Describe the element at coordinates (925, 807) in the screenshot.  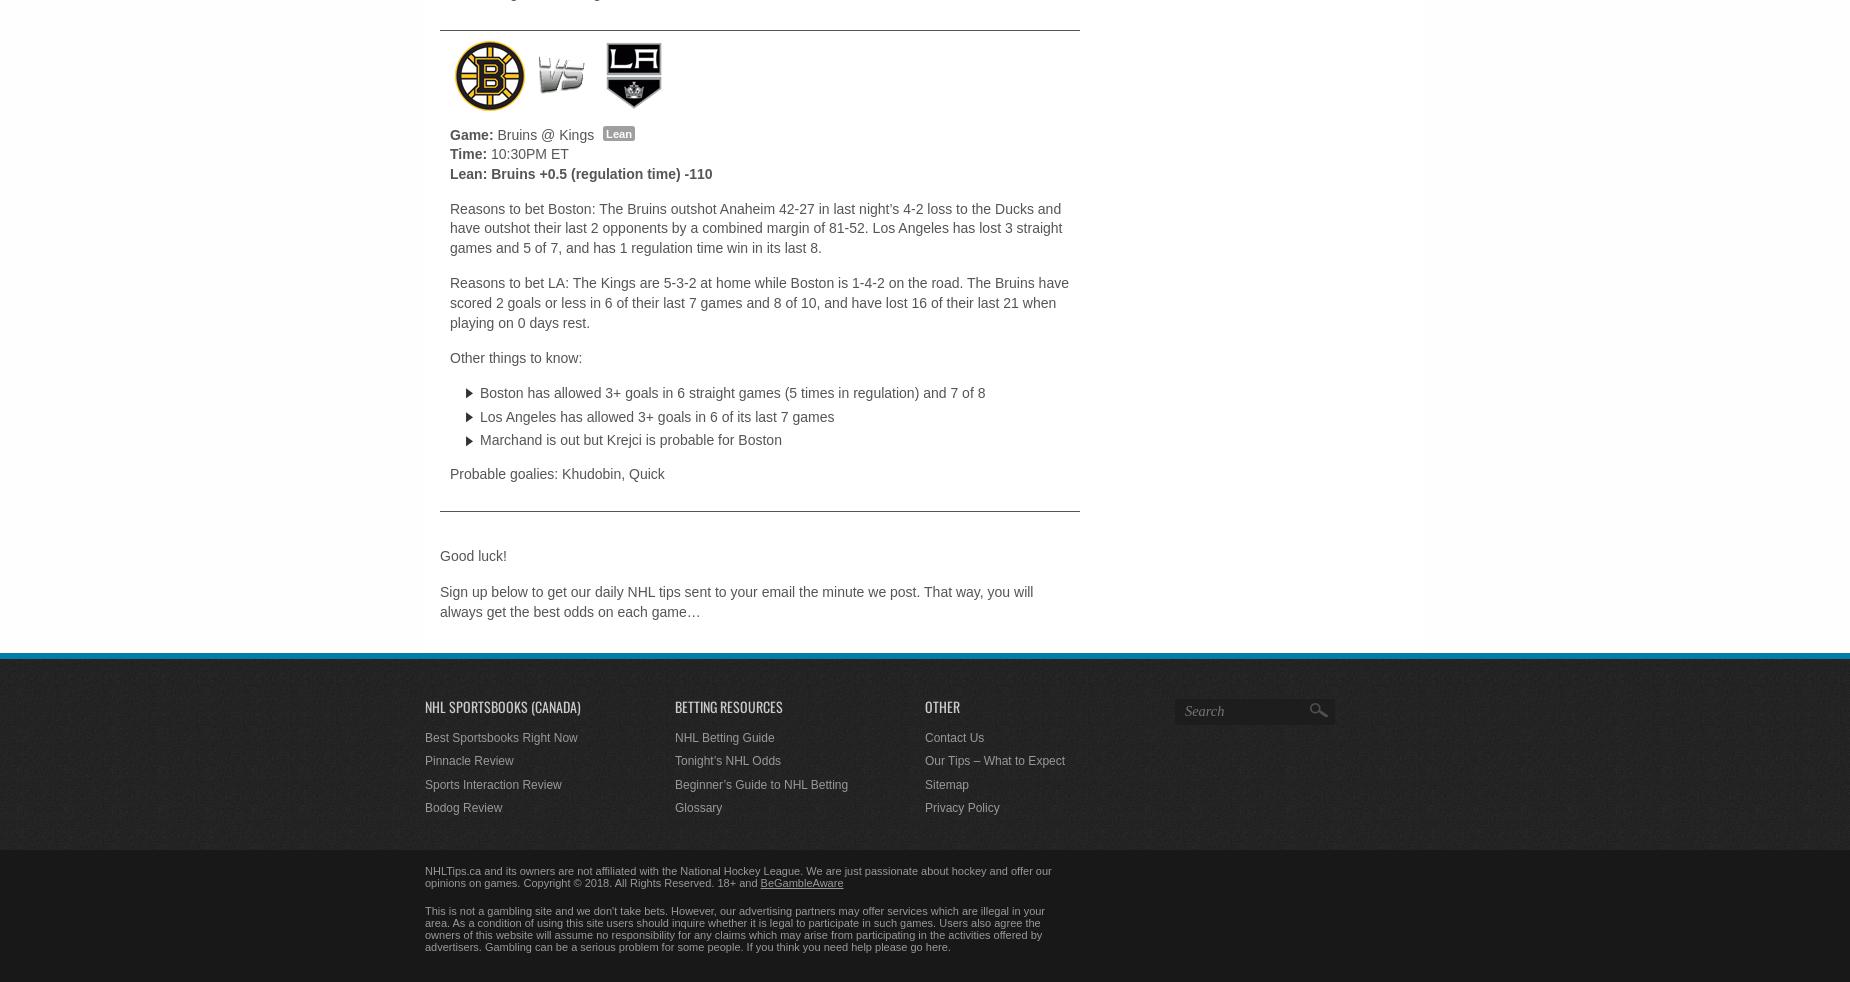
I see `'Privacy Policy'` at that location.